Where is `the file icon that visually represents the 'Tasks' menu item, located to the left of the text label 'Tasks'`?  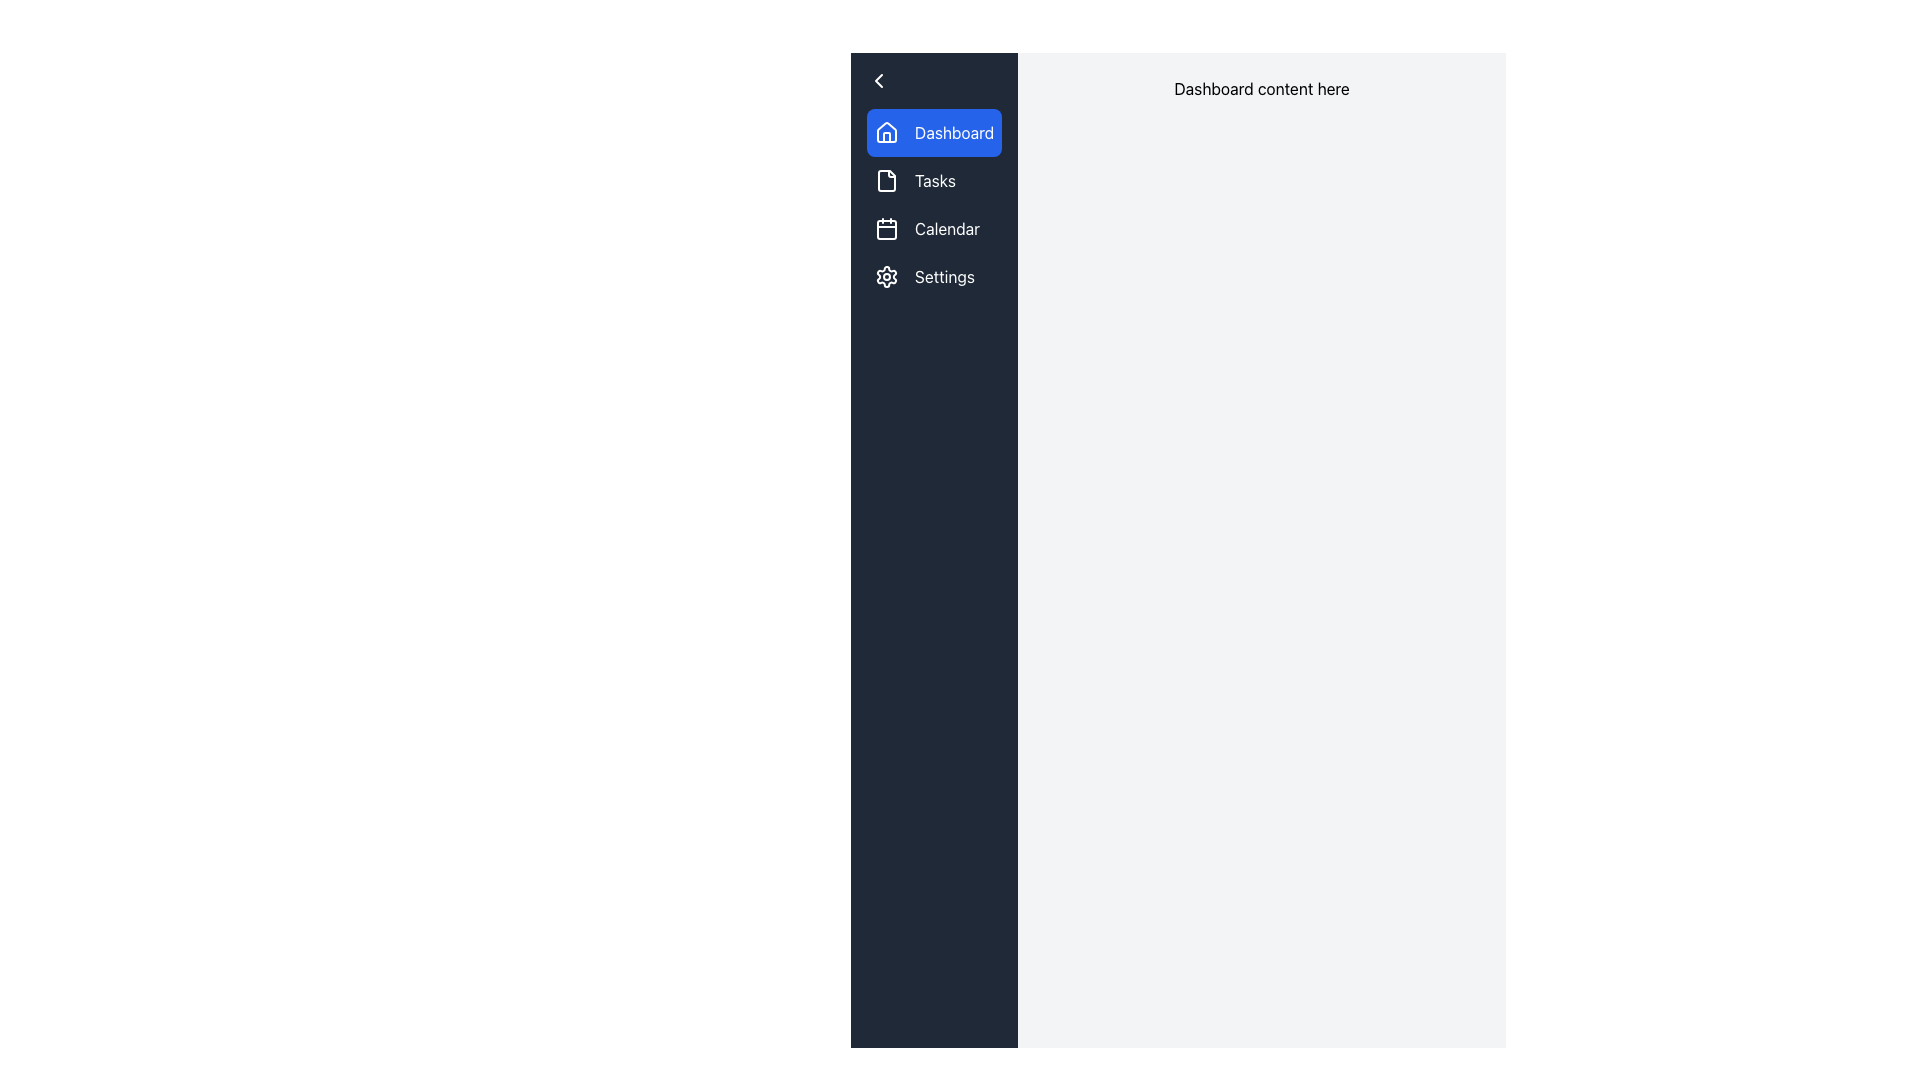
the file icon that visually represents the 'Tasks' menu item, located to the left of the text label 'Tasks' is located at coordinates (886, 181).